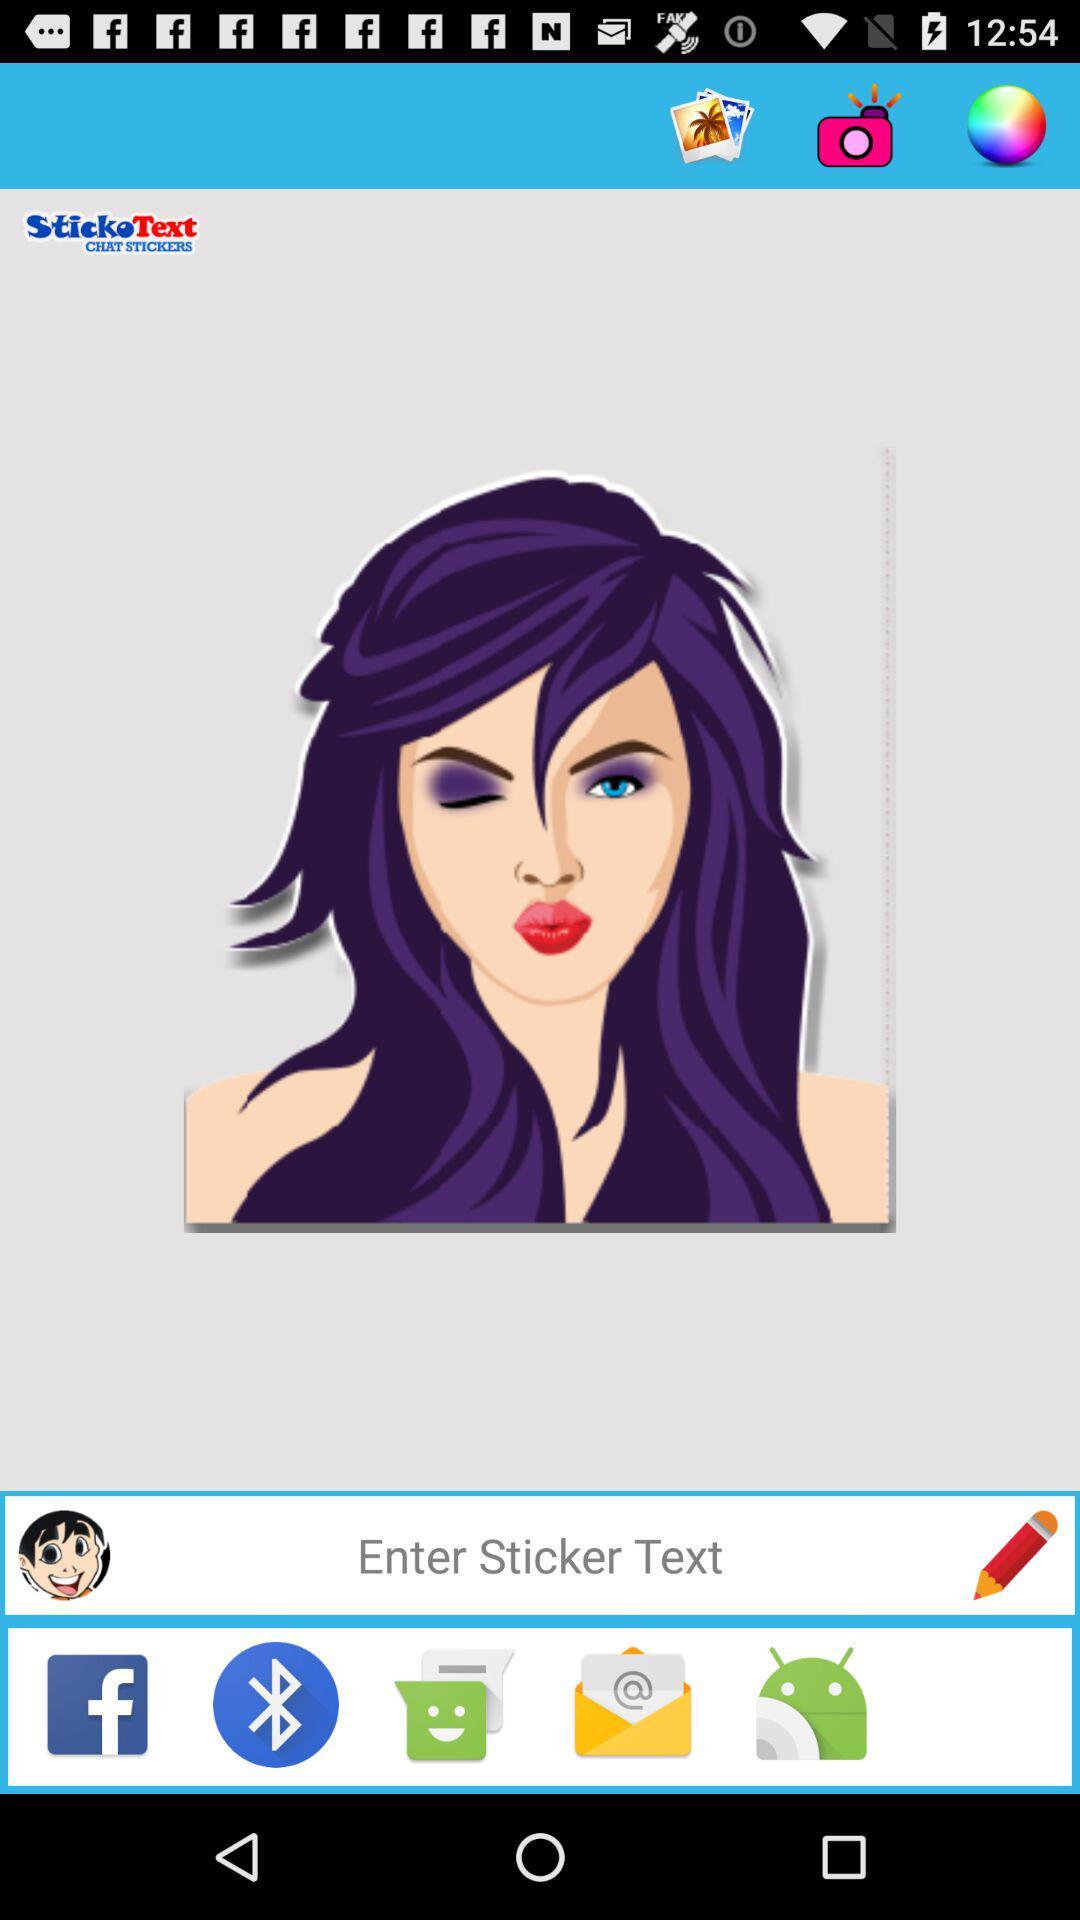 This screenshot has width=1080, height=1920. I want to click on bluetooth button, so click(276, 1703).